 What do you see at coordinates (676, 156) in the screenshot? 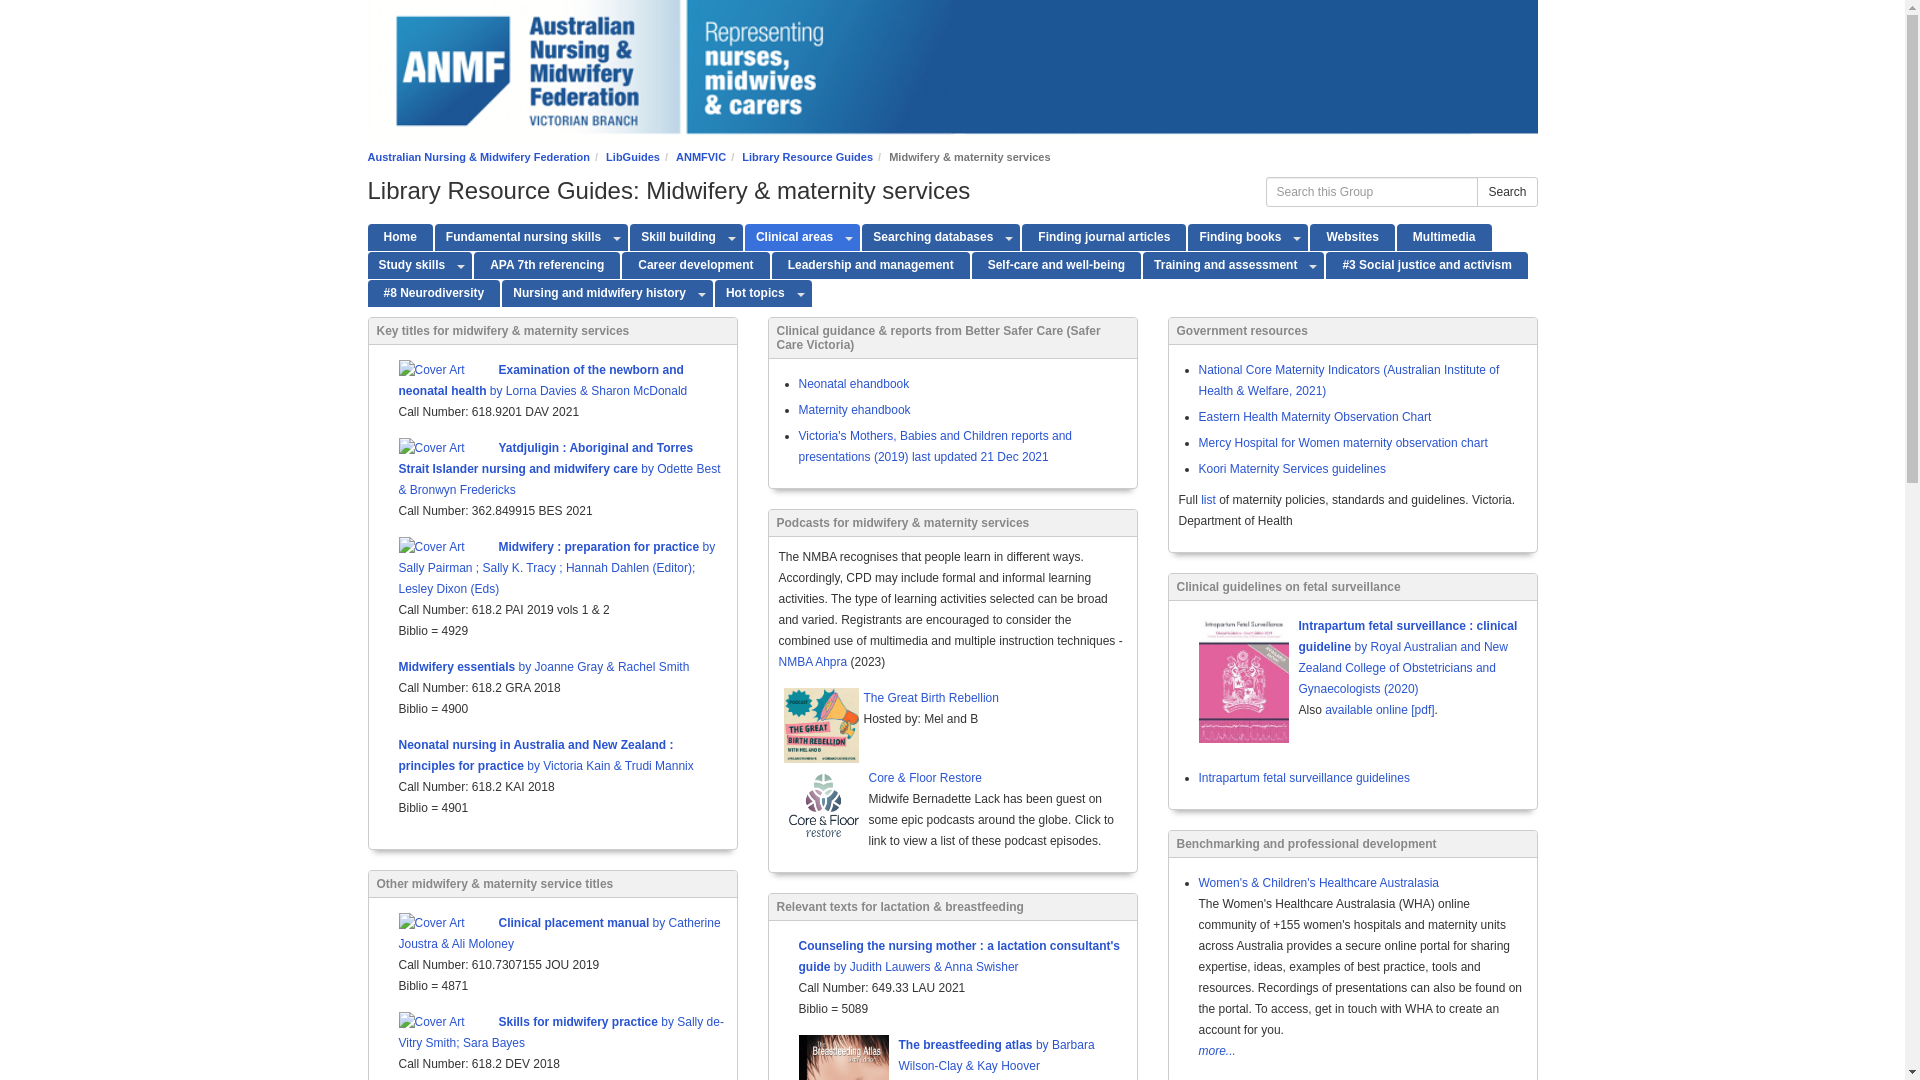
I see `'ANMFVIC'` at bounding box center [676, 156].